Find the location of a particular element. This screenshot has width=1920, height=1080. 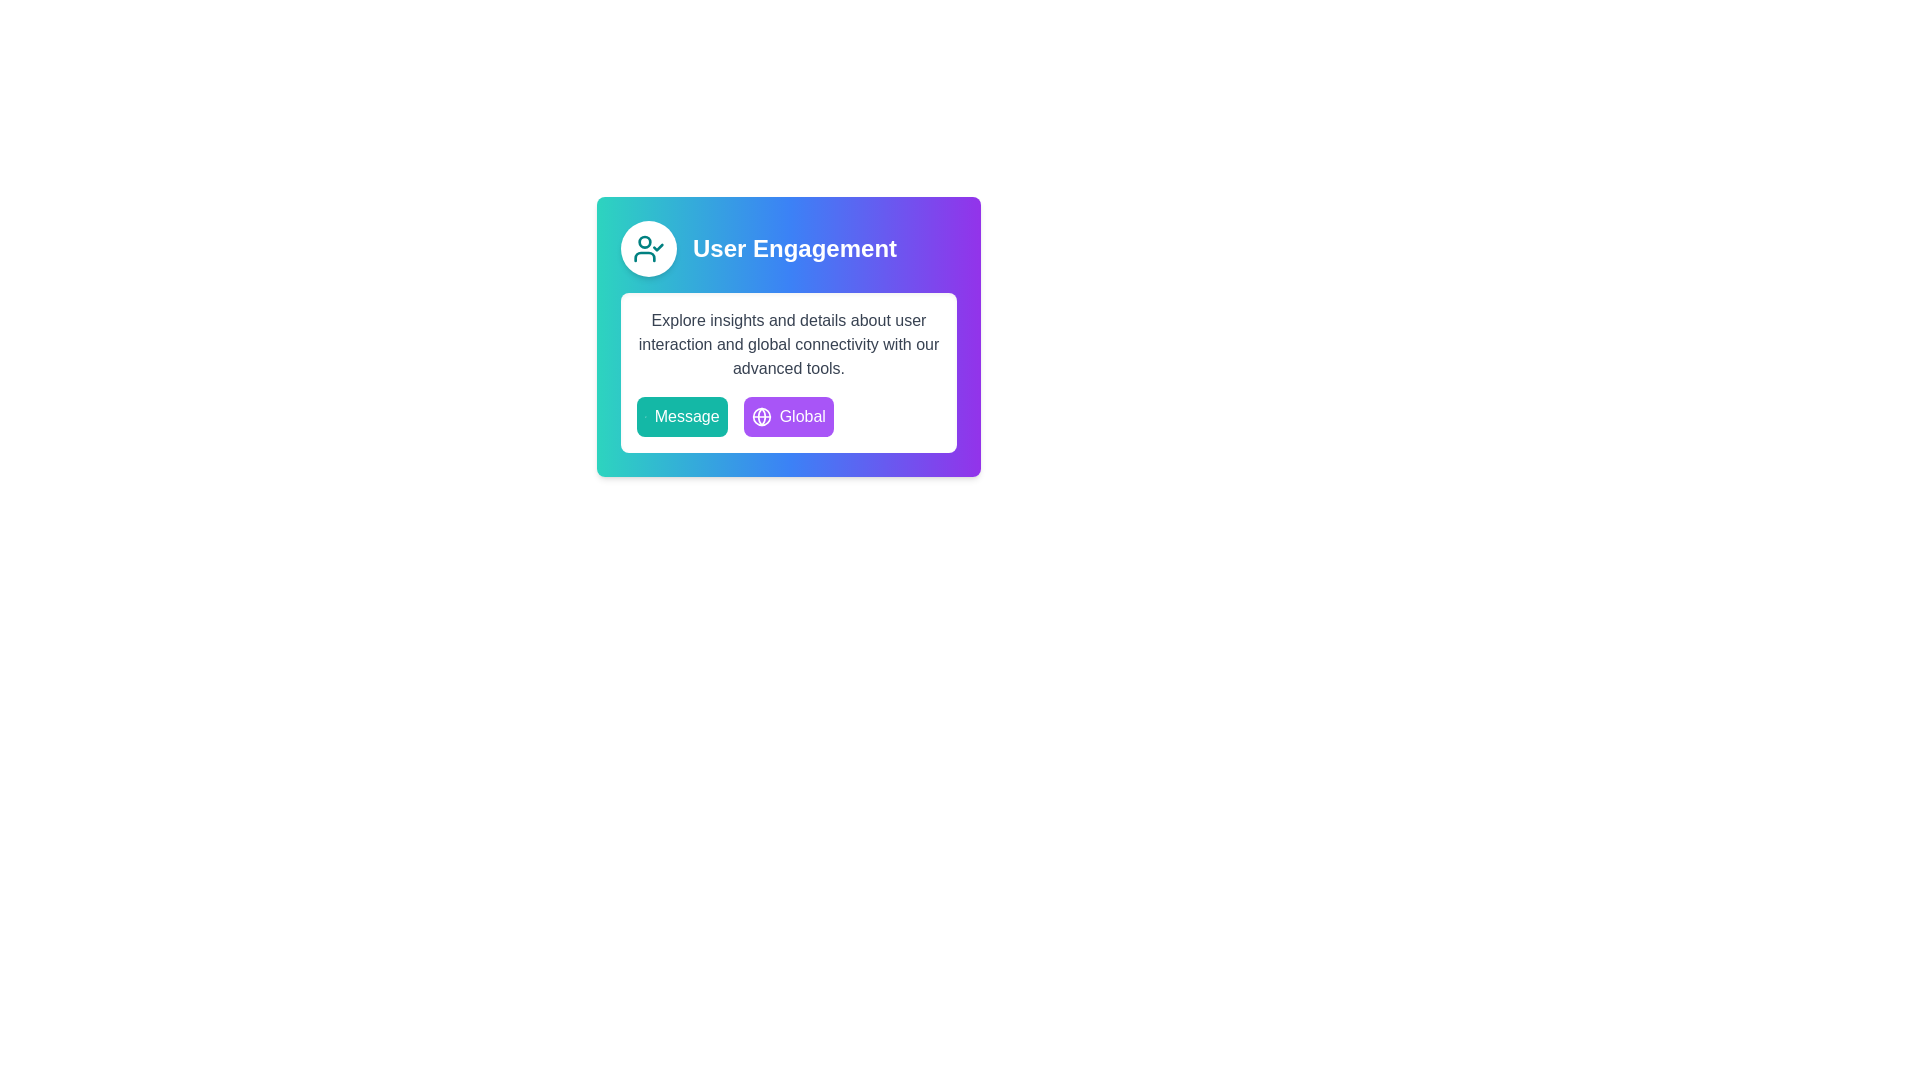

displayed information in the Informational Section with Buttons located below the heading 'User Engagement' with a white background and rounded corners is located at coordinates (787, 373).